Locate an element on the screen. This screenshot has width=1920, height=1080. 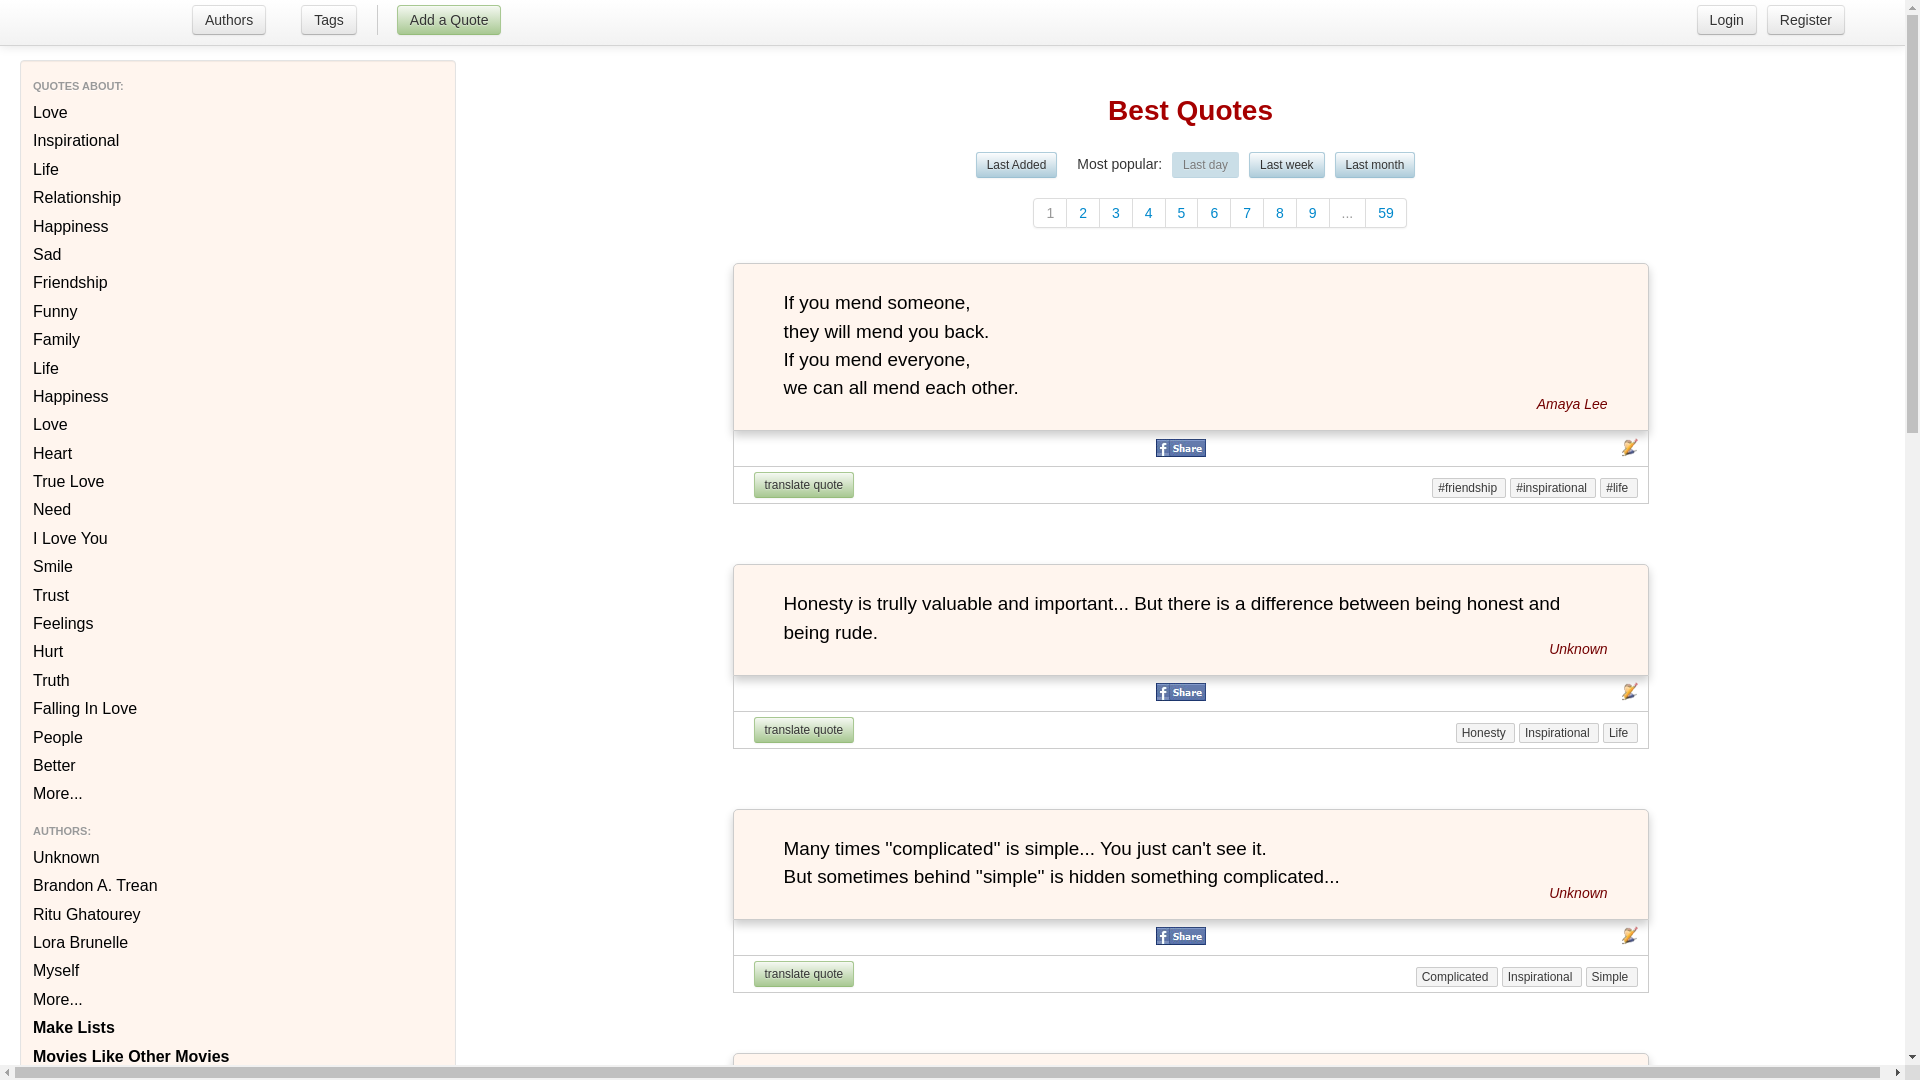
'Login' is located at coordinates (1726, 19).